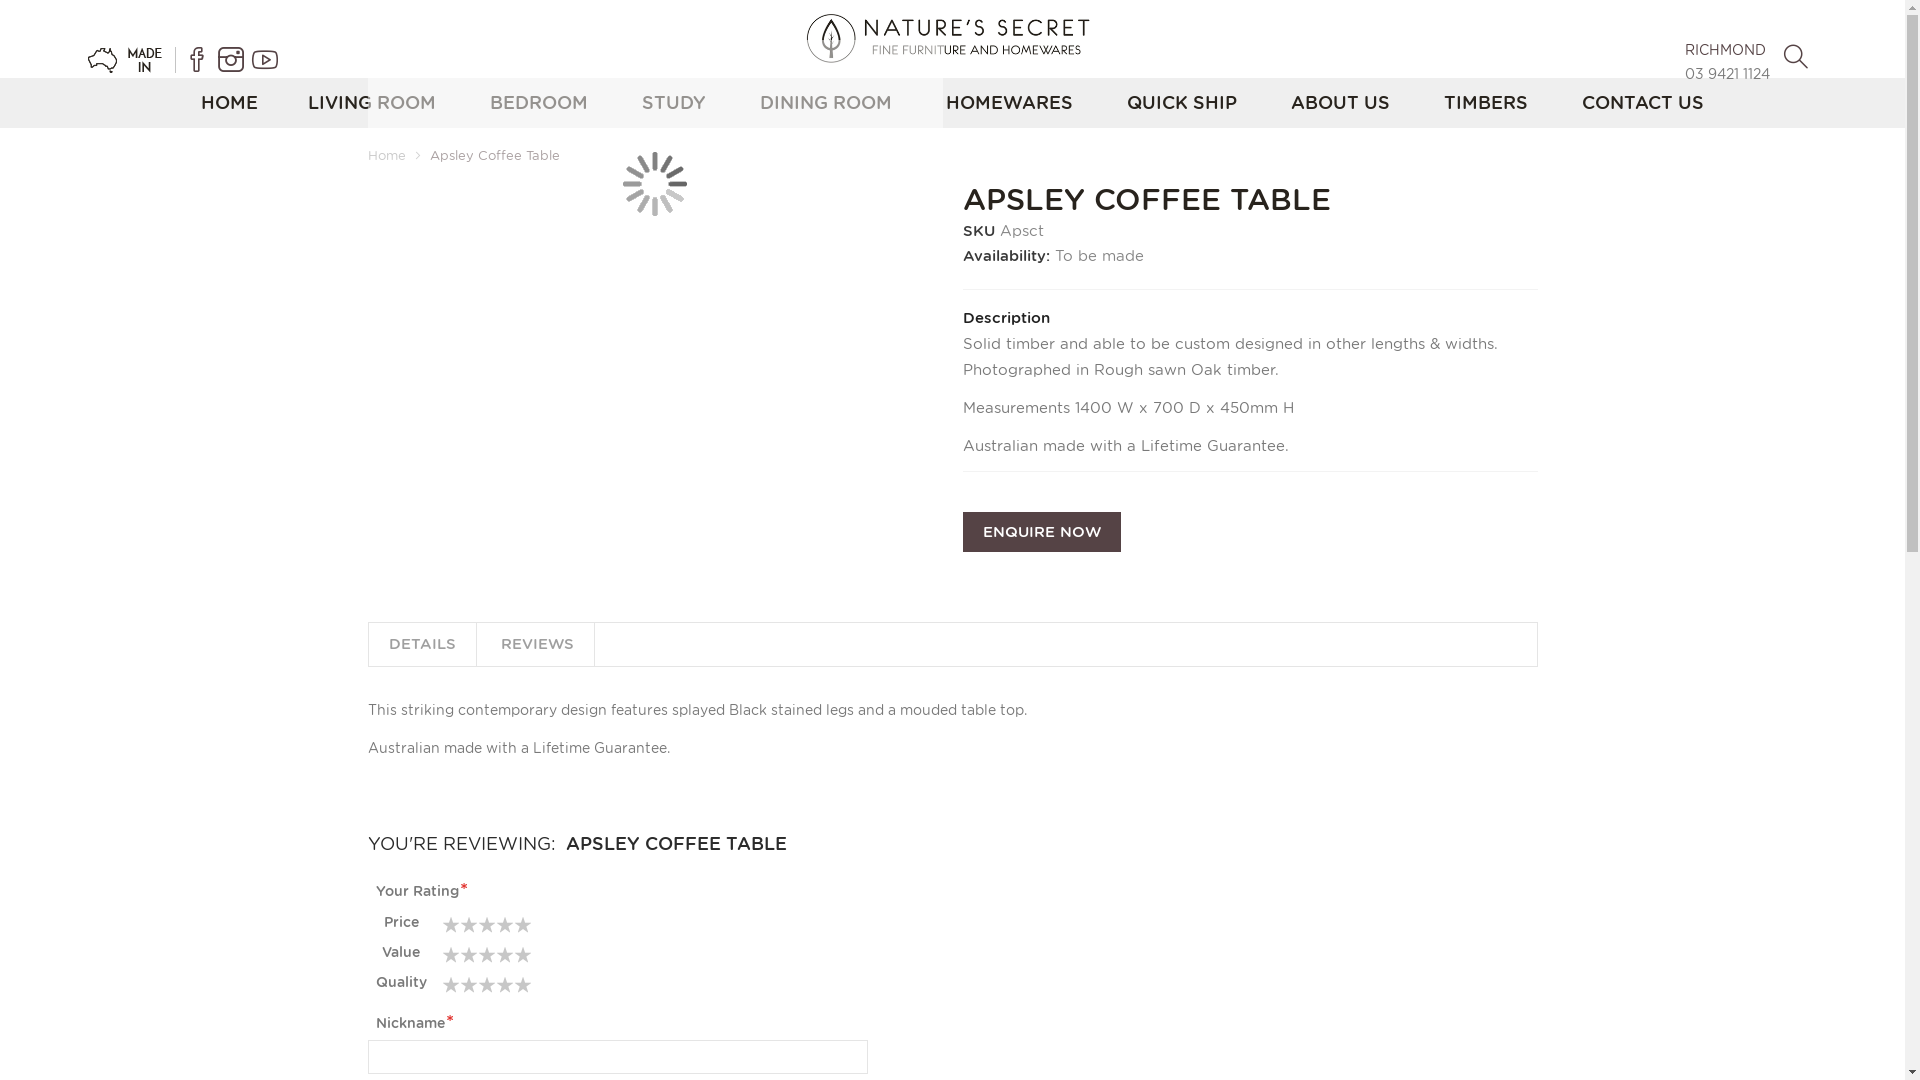  What do you see at coordinates (1486, 103) in the screenshot?
I see `'TIMBERS'` at bounding box center [1486, 103].